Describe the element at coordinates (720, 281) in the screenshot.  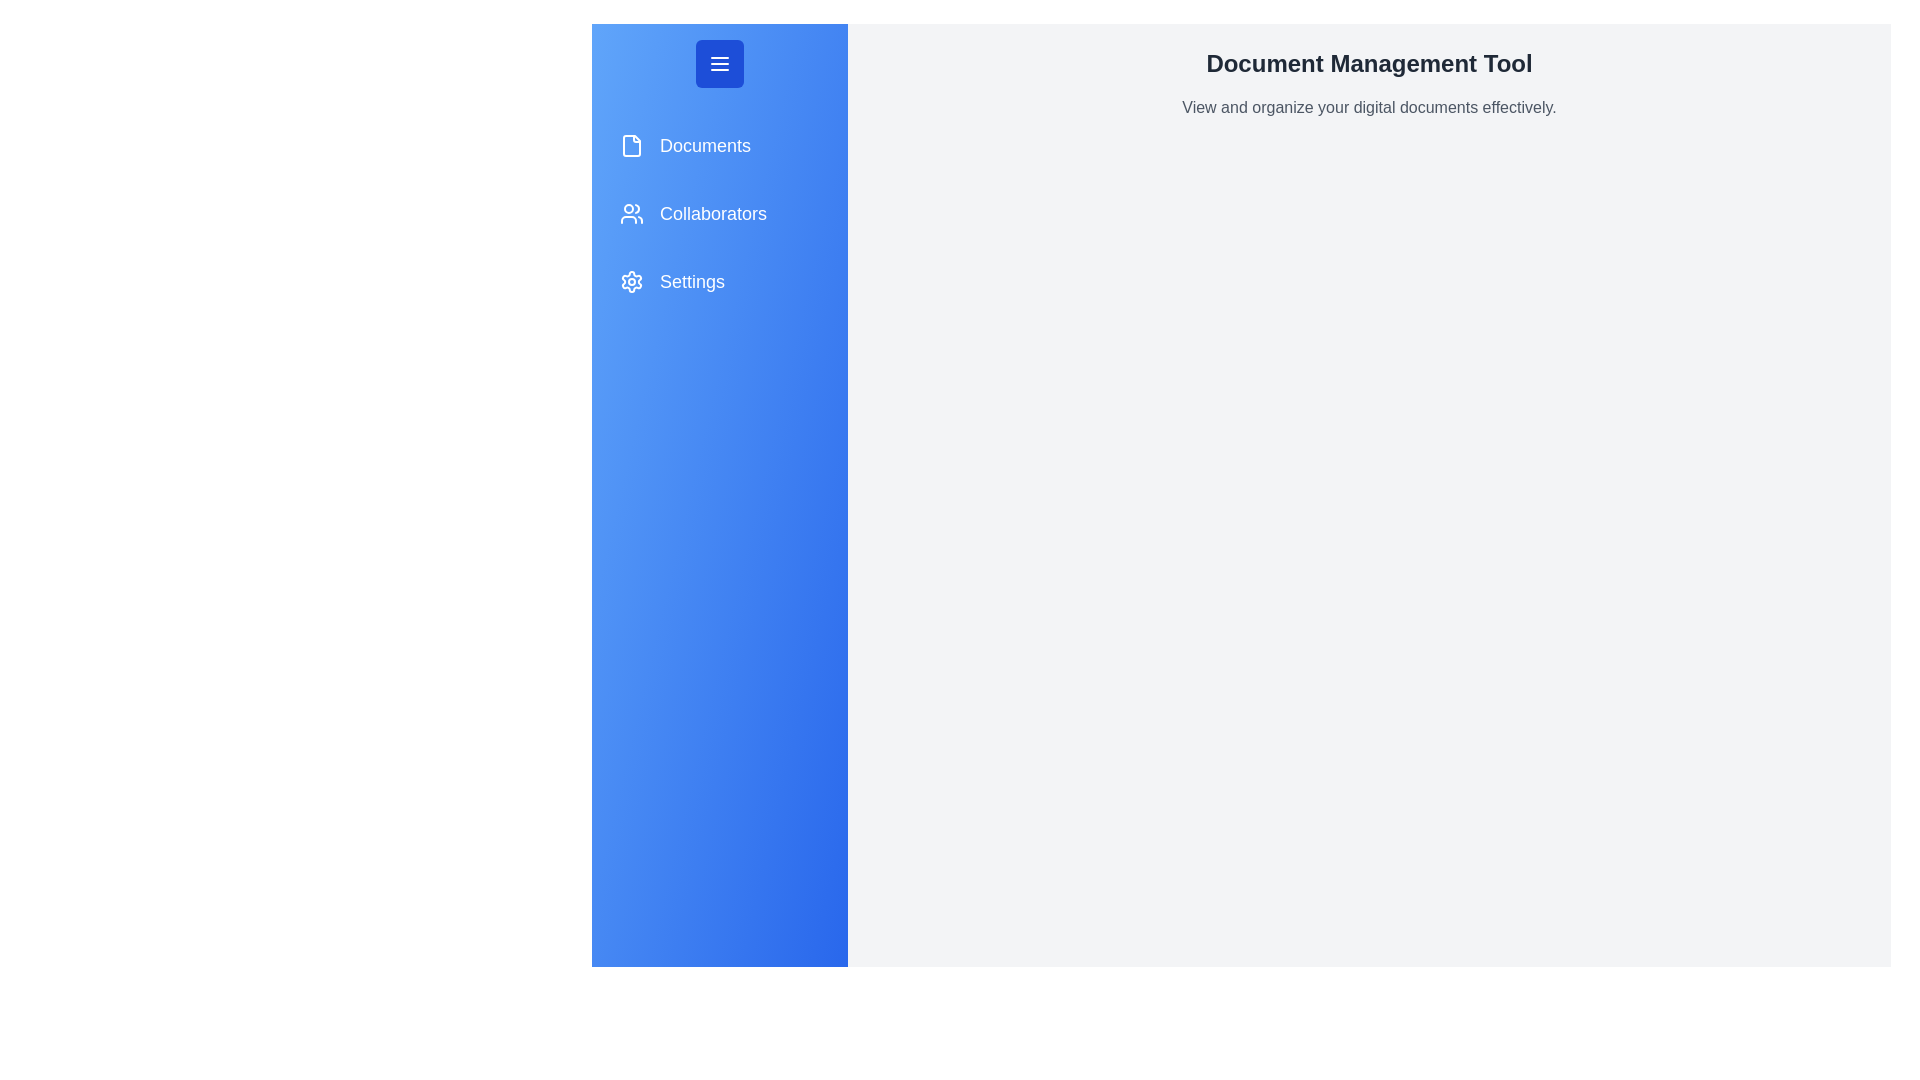
I see `the 'Settings' navigation item to access the Settings section` at that location.